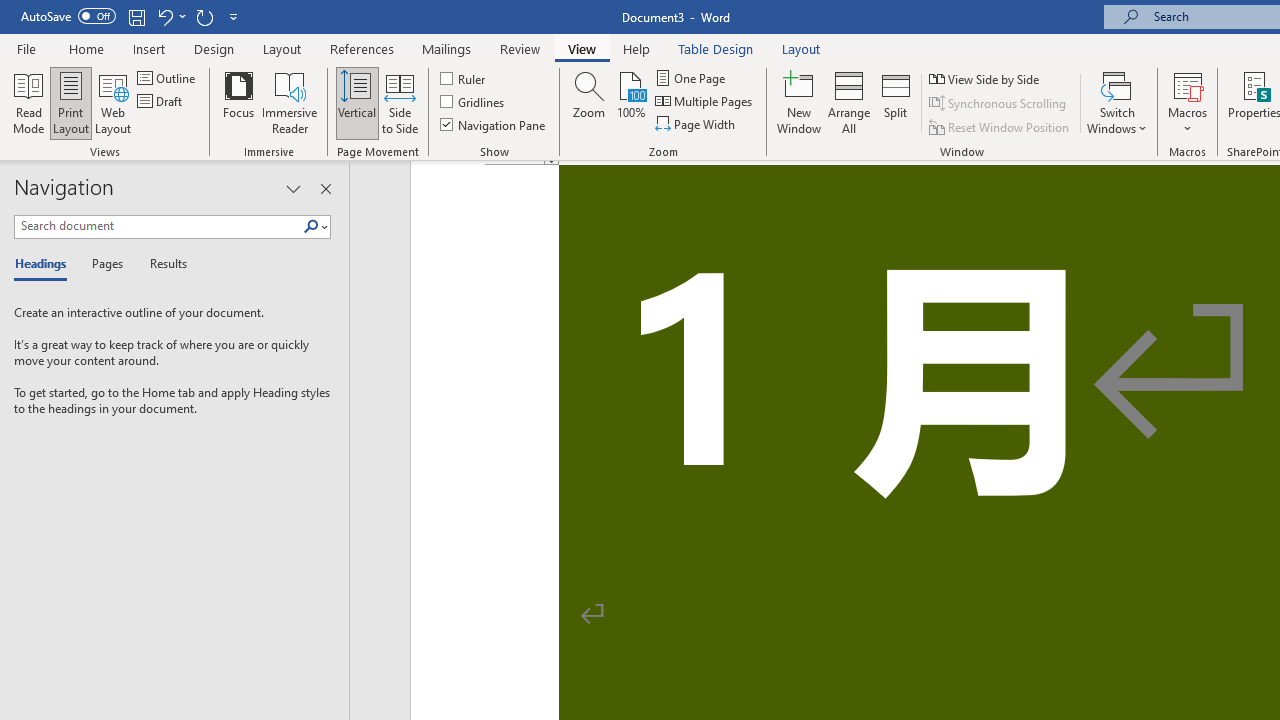 This screenshot has height=720, width=1280. What do you see at coordinates (630, 103) in the screenshot?
I see `'100%'` at bounding box center [630, 103].